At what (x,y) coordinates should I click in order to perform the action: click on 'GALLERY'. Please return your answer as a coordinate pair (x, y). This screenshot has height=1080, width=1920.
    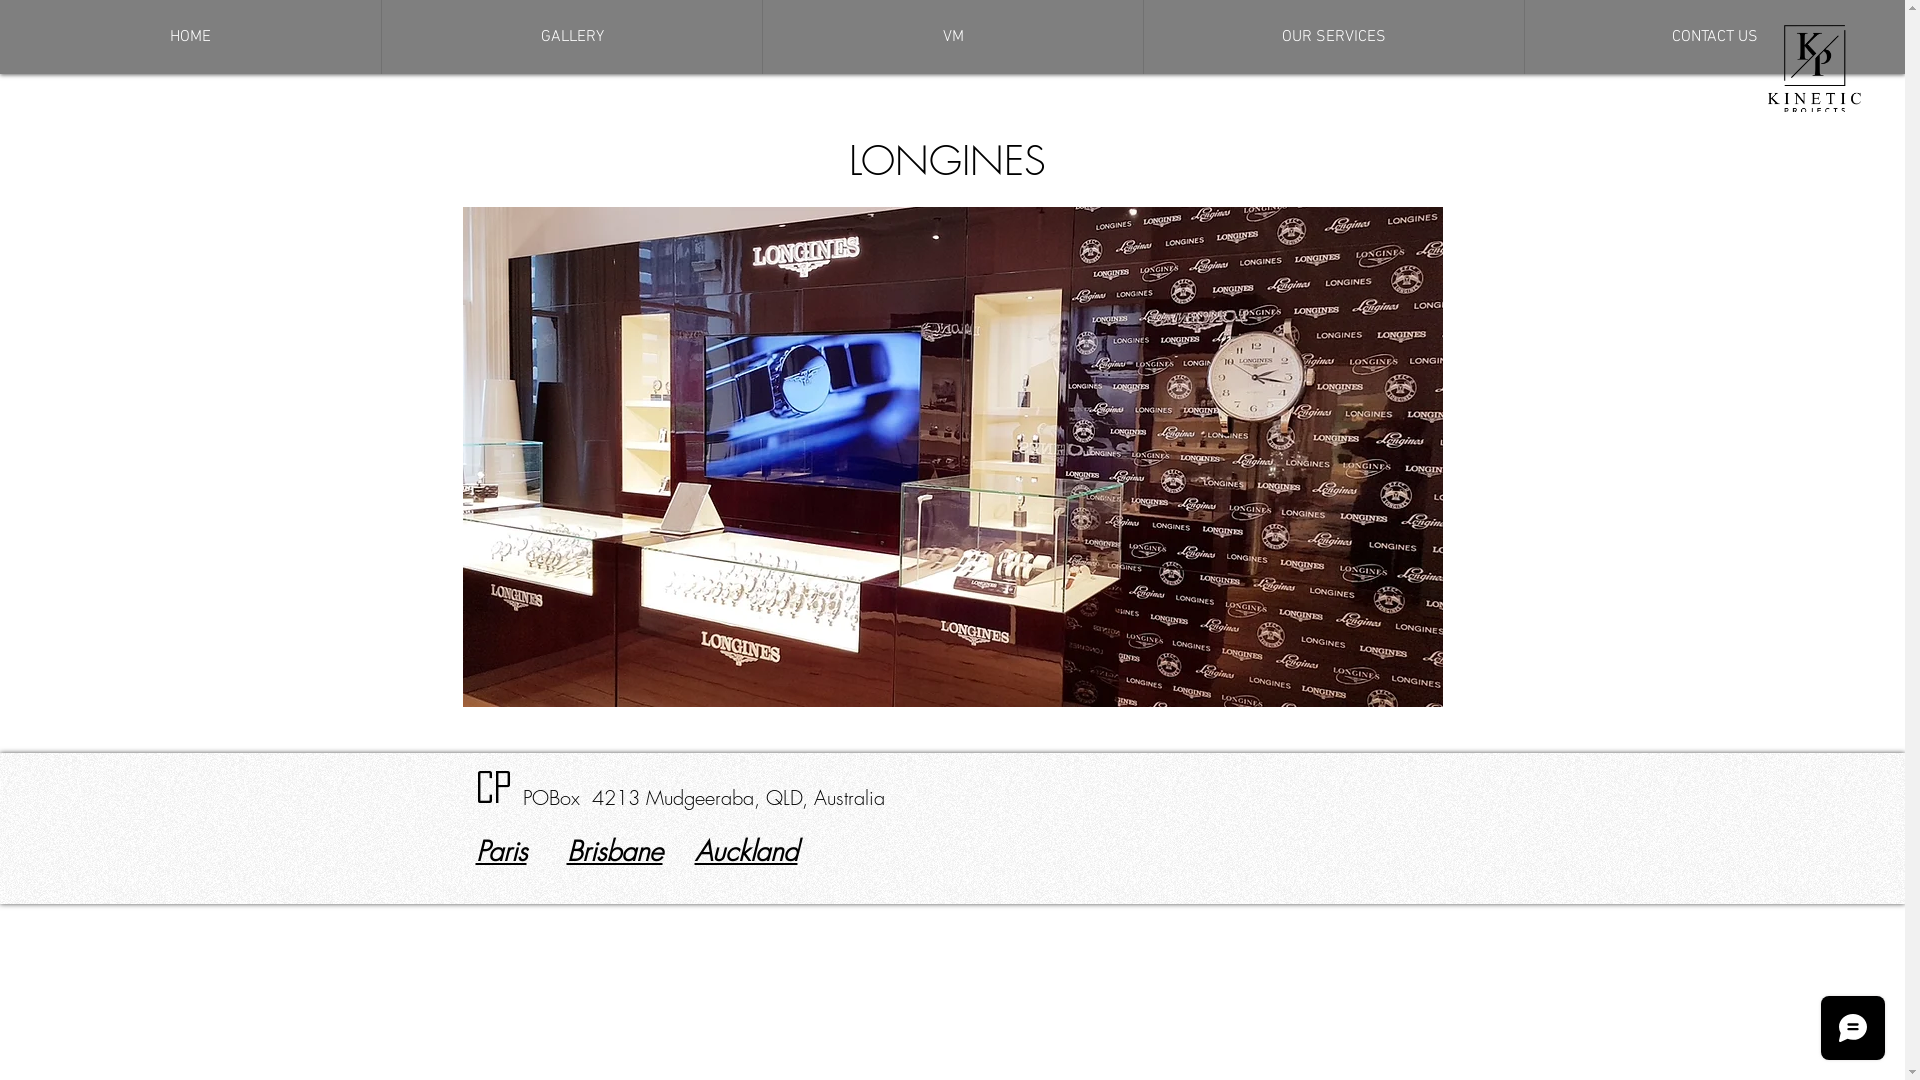
    Looking at the image, I should click on (570, 37).